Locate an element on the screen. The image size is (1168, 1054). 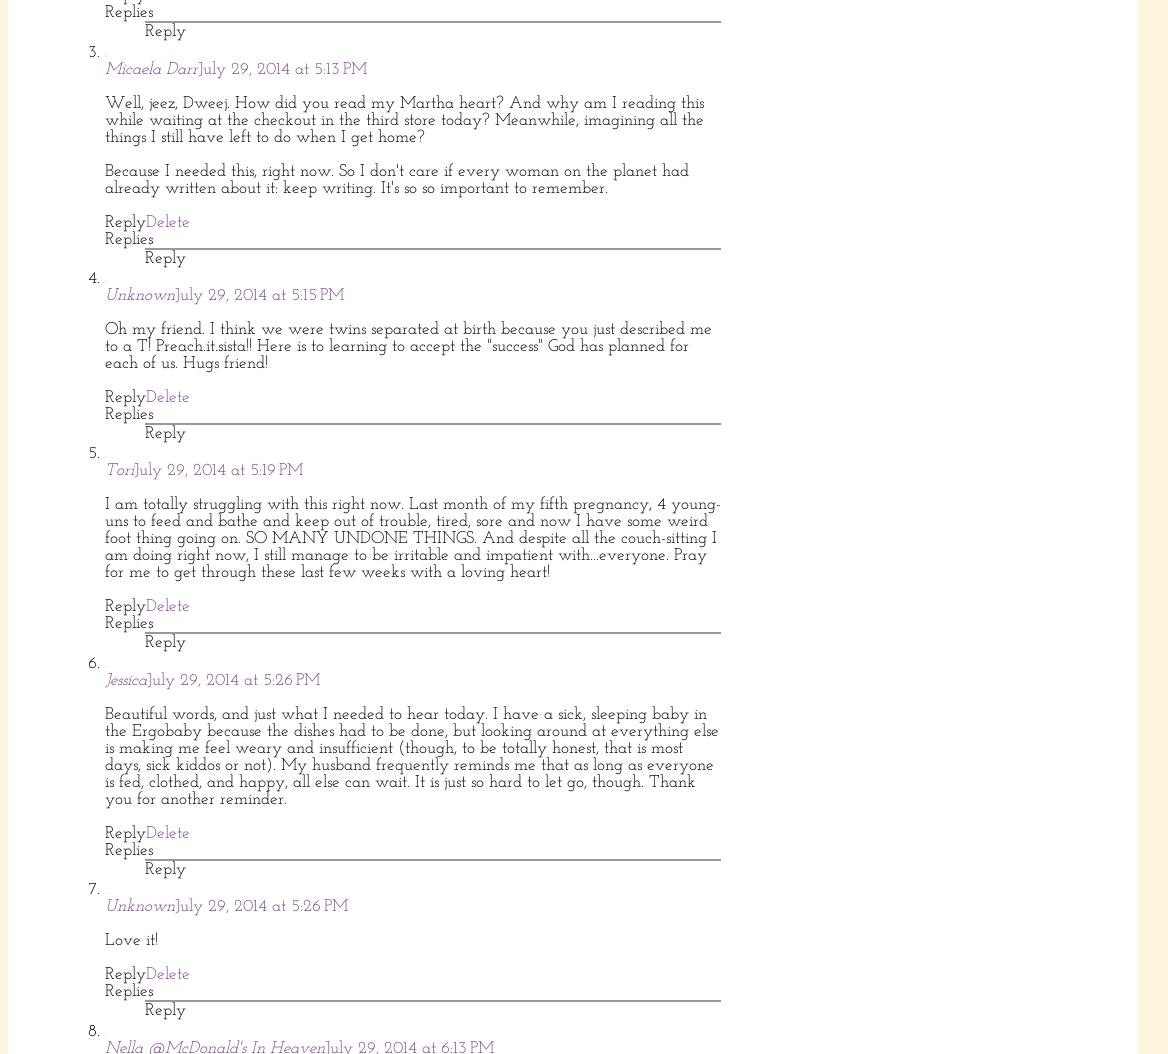
'July 29, 2014 at 5:19 PM' is located at coordinates (132, 470).